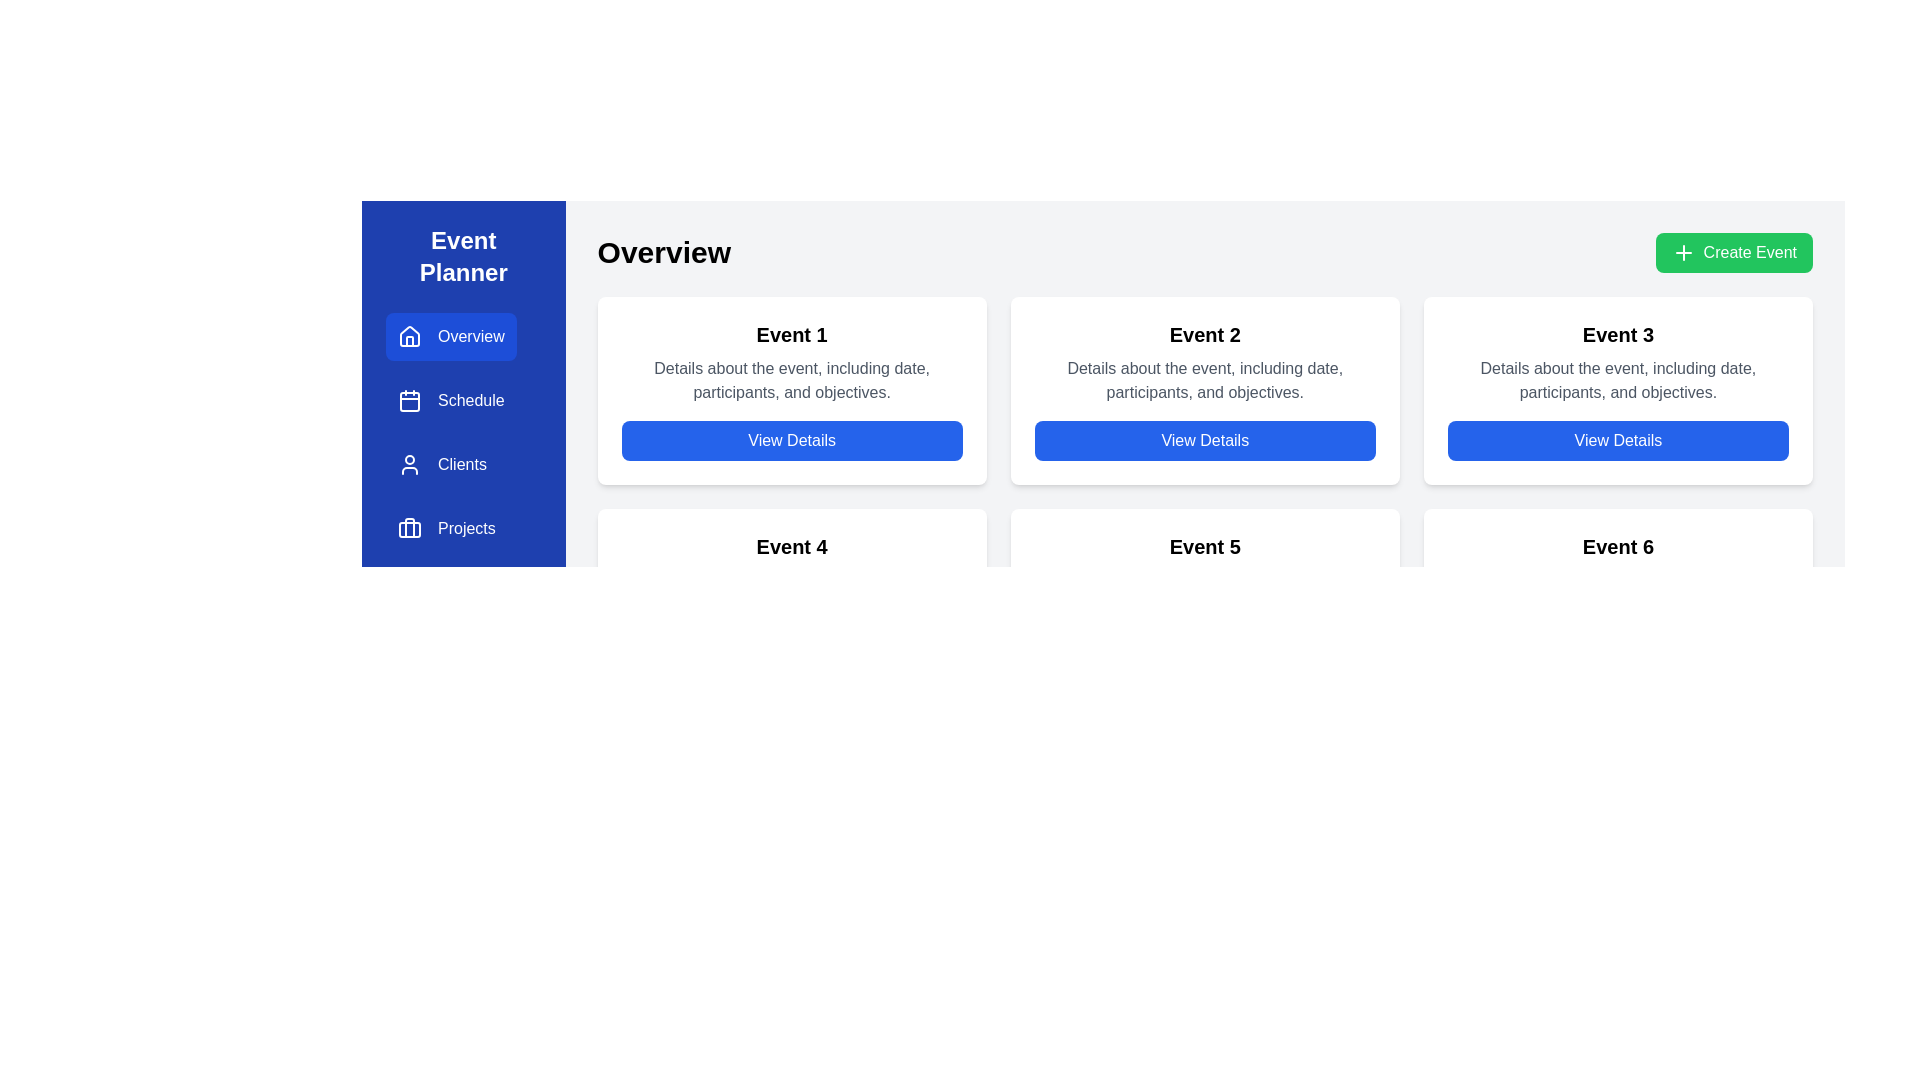 The width and height of the screenshot is (1920, 1080). Describe the element at coordinates (450, 527) in the screenshot. I see `the 'Projects' button located in the vertical navigation menu, which is the fourth item, positioned between the 'Clients' and 'Settings' buttons` at that location.